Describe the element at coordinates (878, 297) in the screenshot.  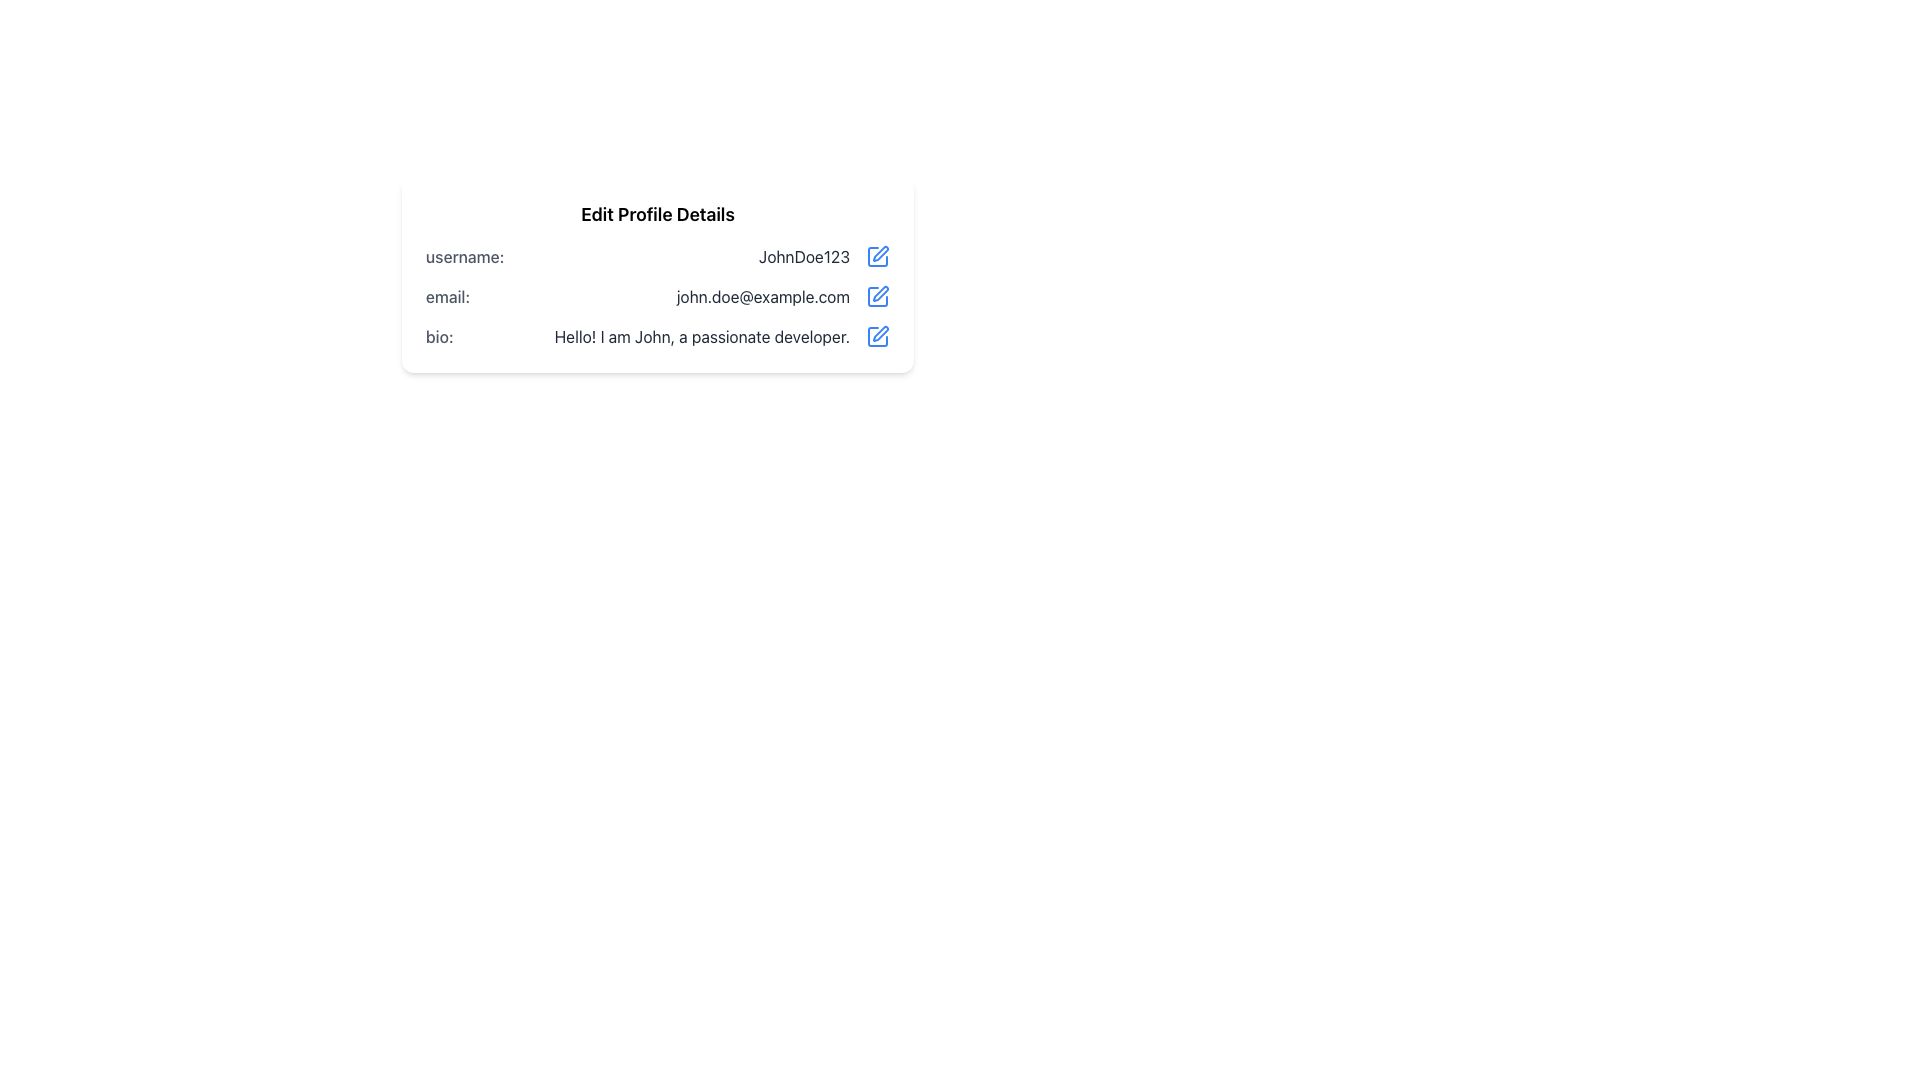
I see `the edit icon button located to the right of the email address 'john.doe@example.com'` at that location.